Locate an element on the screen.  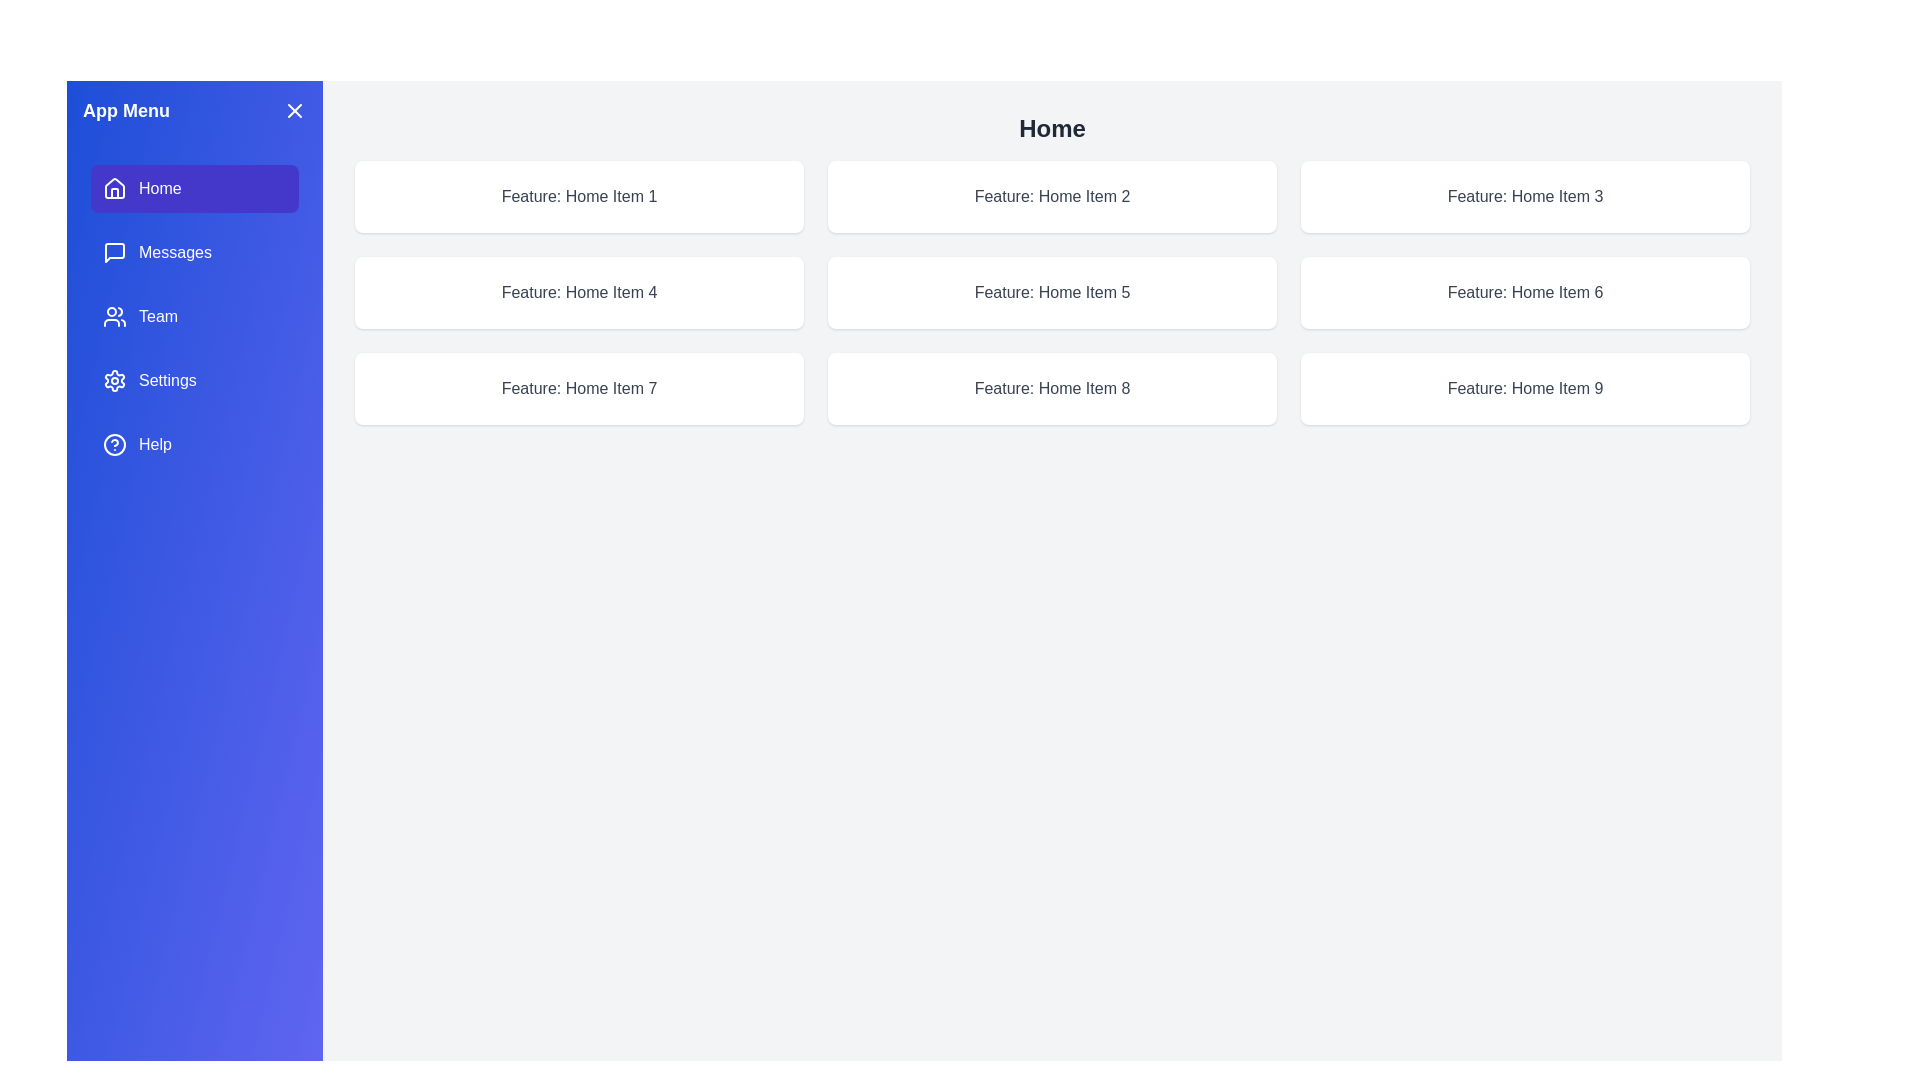
the feature Home from the menu is located at coordinates (195, 189).